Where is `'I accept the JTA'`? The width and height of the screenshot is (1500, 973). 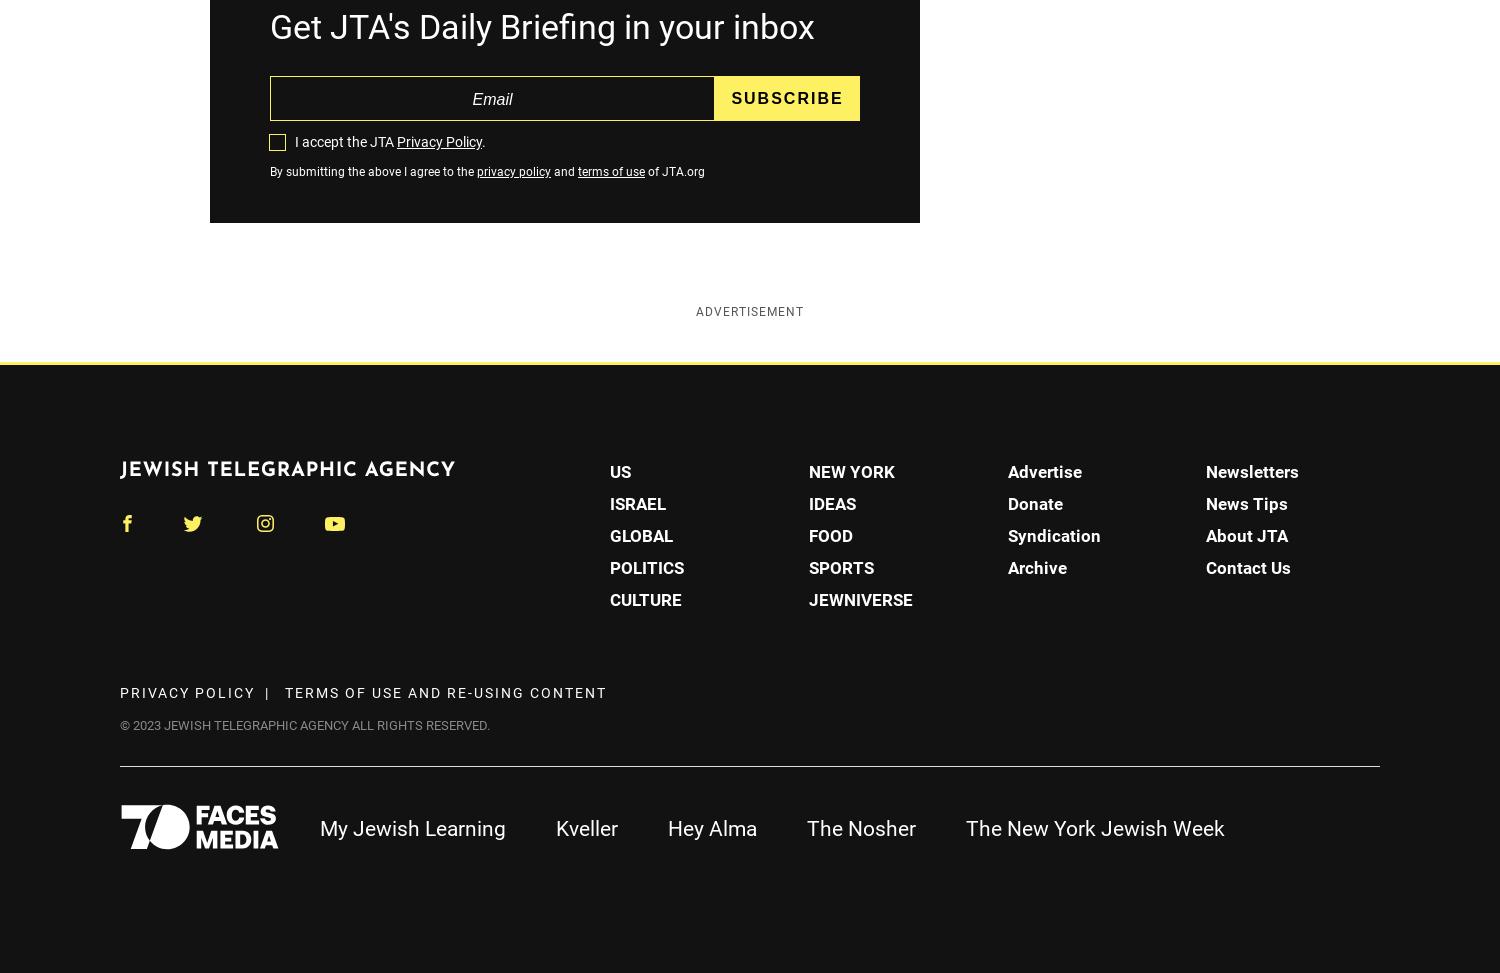
'I accept the JTA' is located at coordinates (345, 141).